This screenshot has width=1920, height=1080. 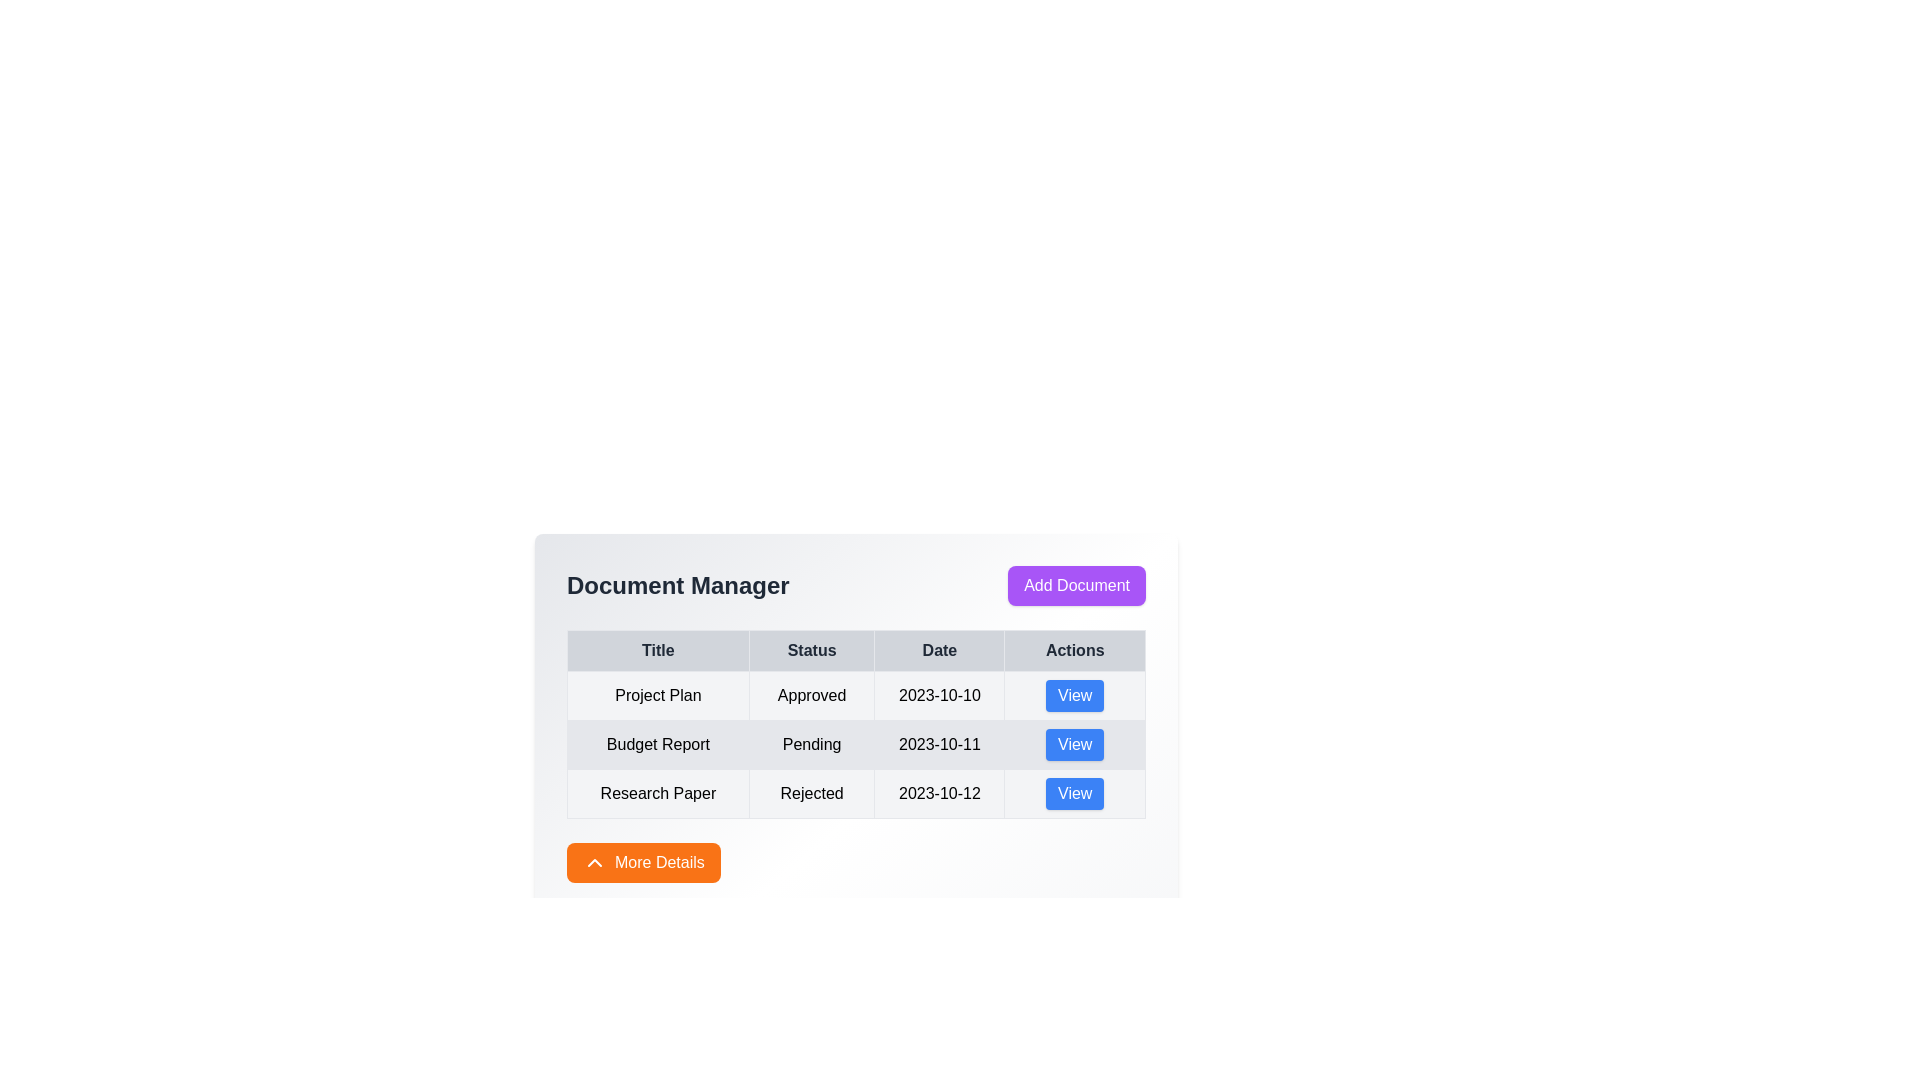 What do you see at coordinates (938, 744) in the screenshot?
I see `the static text displaying the date '2023-10-11' in the 'Date' column of the 'Budget Report' entry` at bounding box center [938, 744].